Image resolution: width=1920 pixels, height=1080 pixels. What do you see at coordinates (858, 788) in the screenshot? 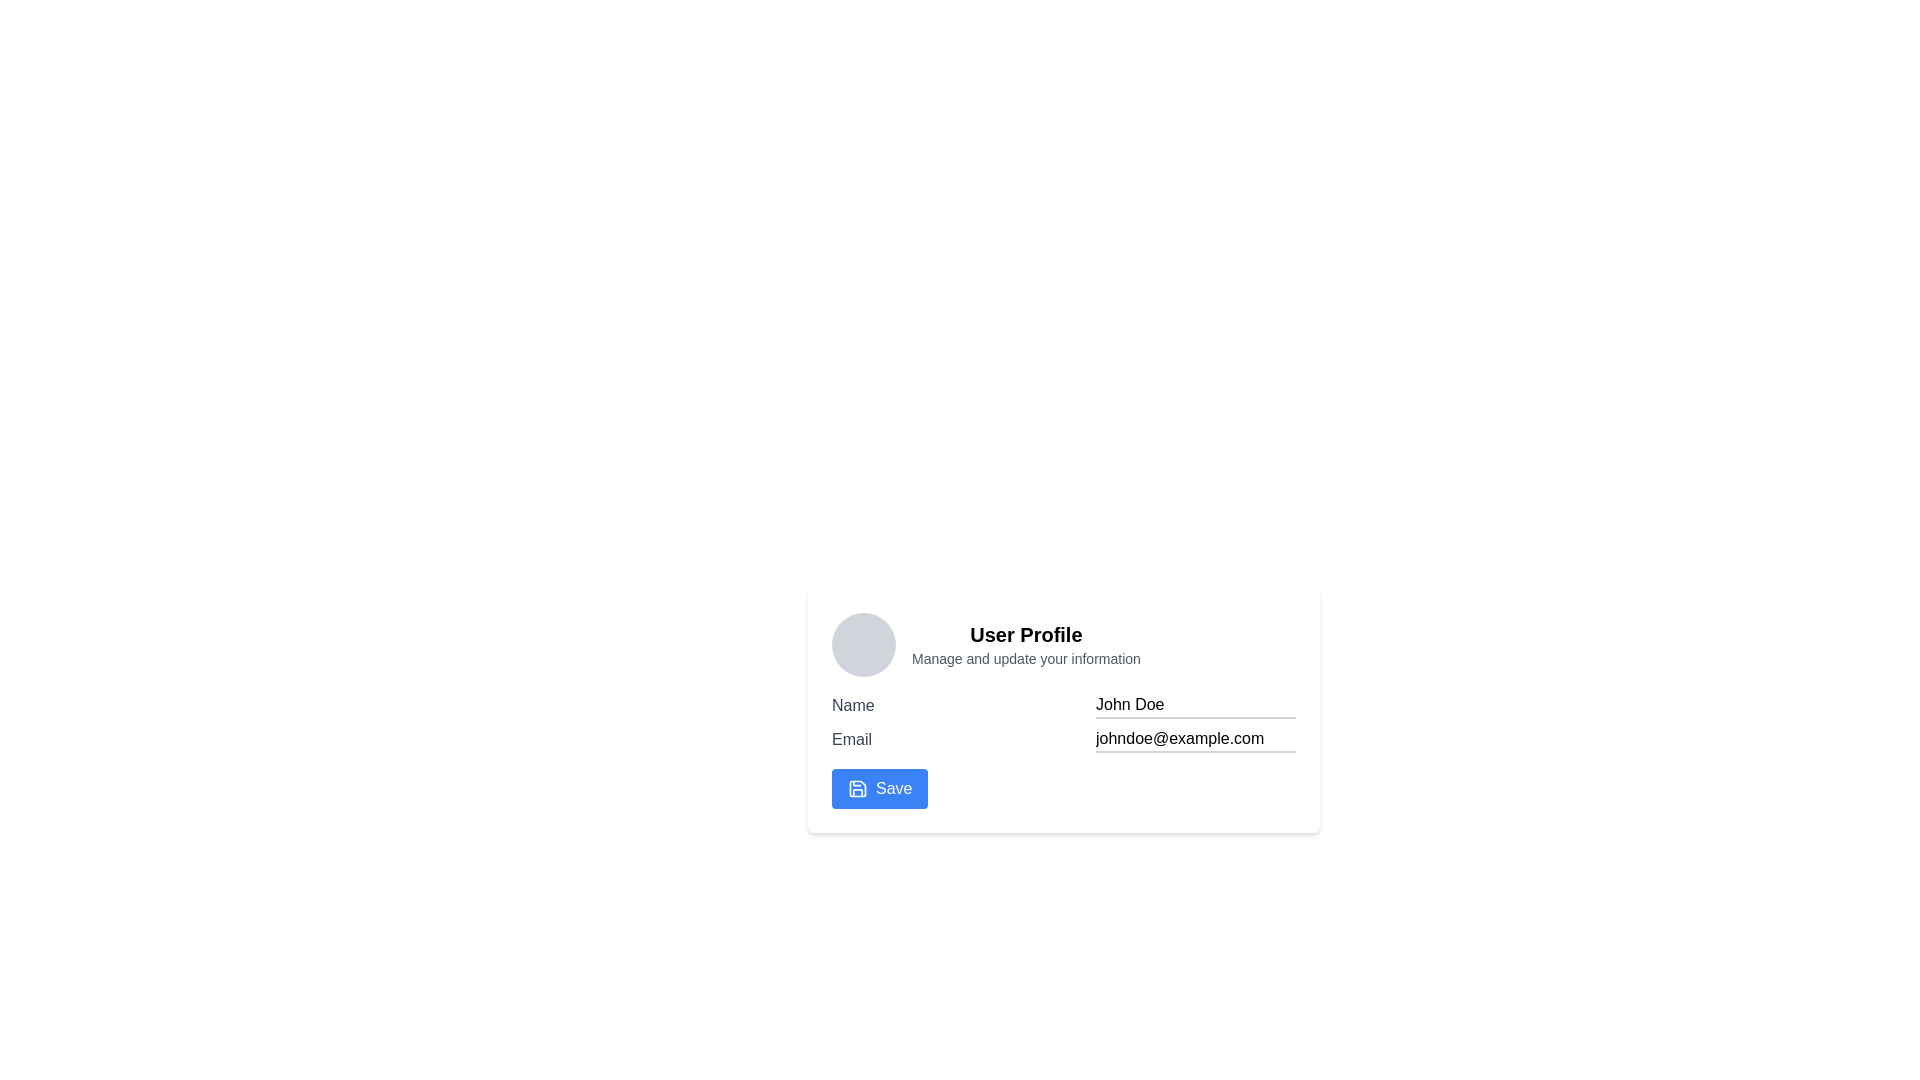
I see `the floppy disk icon within the blue rounded button labeled 'Save' located in the bottom left area of the user profile section` at bounding box center [858, 788].